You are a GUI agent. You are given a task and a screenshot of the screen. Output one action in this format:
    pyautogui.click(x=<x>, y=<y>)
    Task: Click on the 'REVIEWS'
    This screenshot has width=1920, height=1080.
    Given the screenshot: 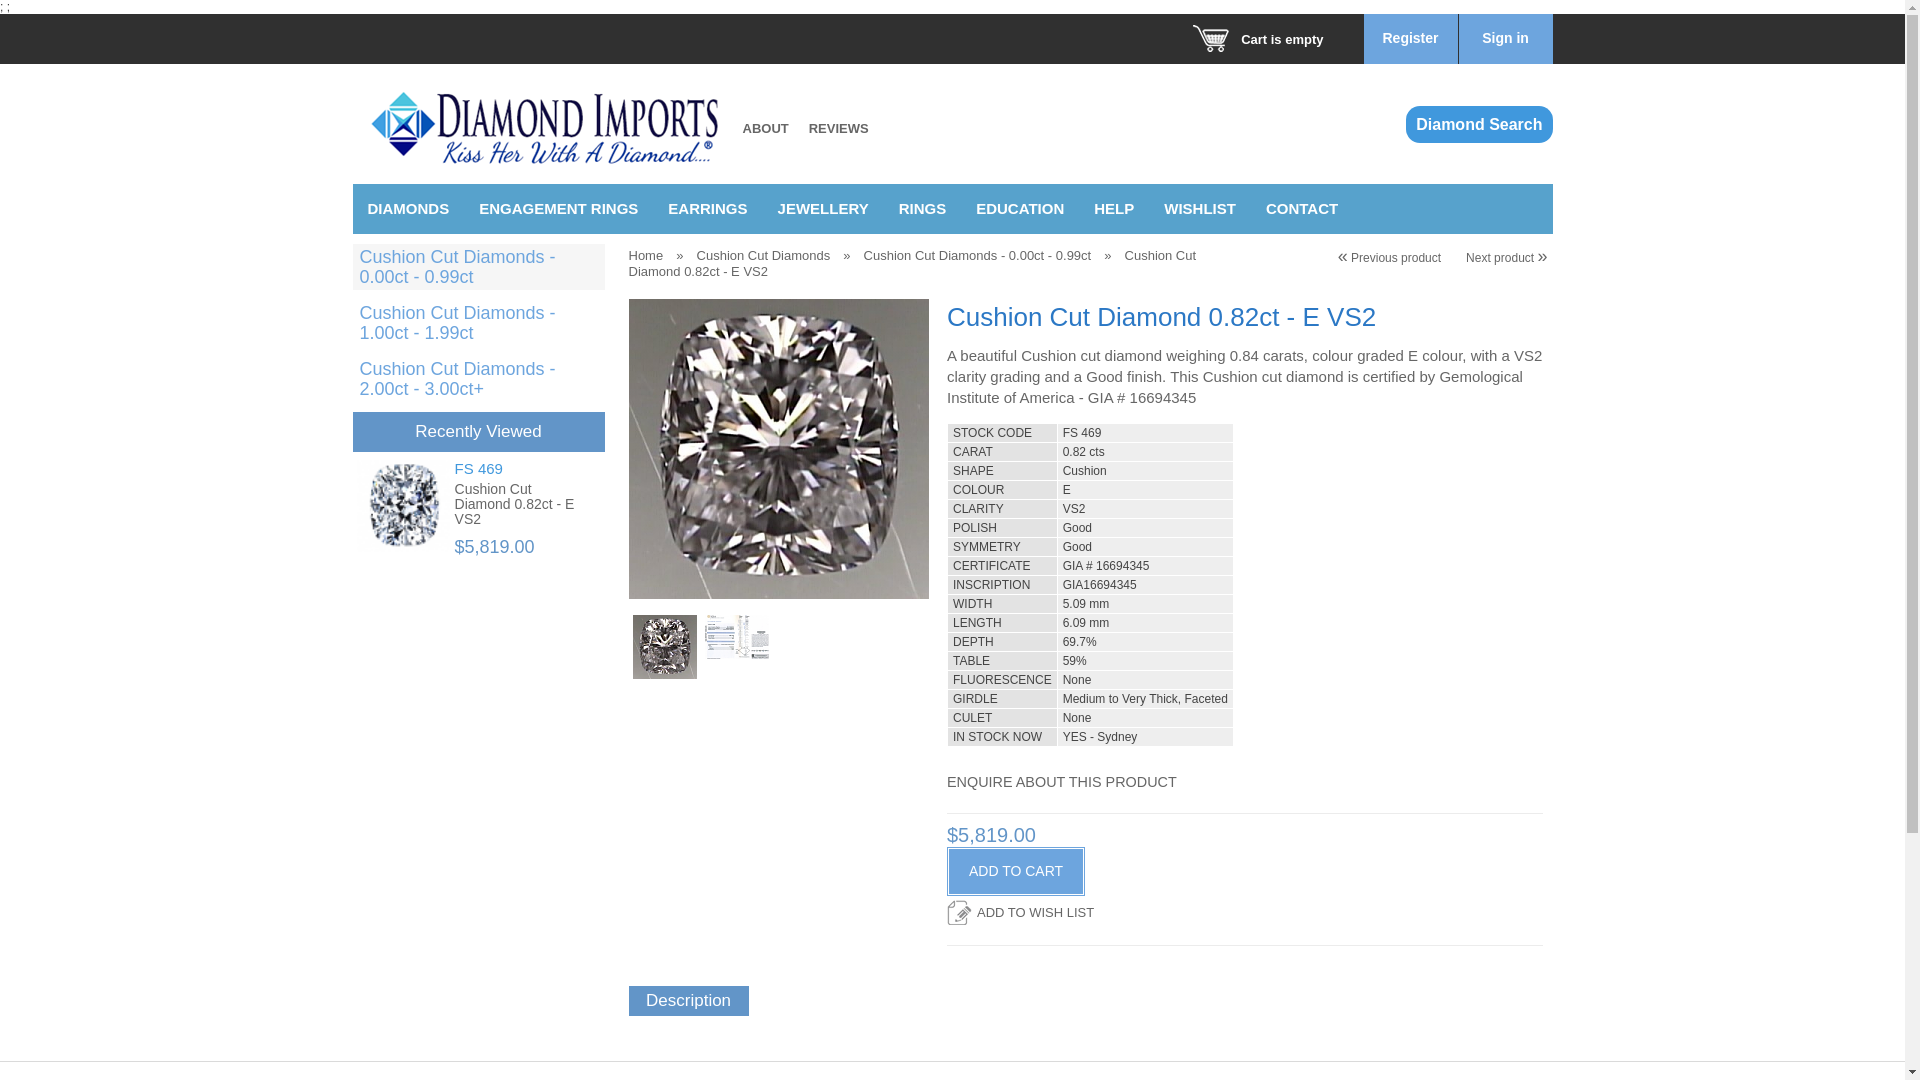 What is the action you would take?
    pyautogui.click(x=839, y=130)
    